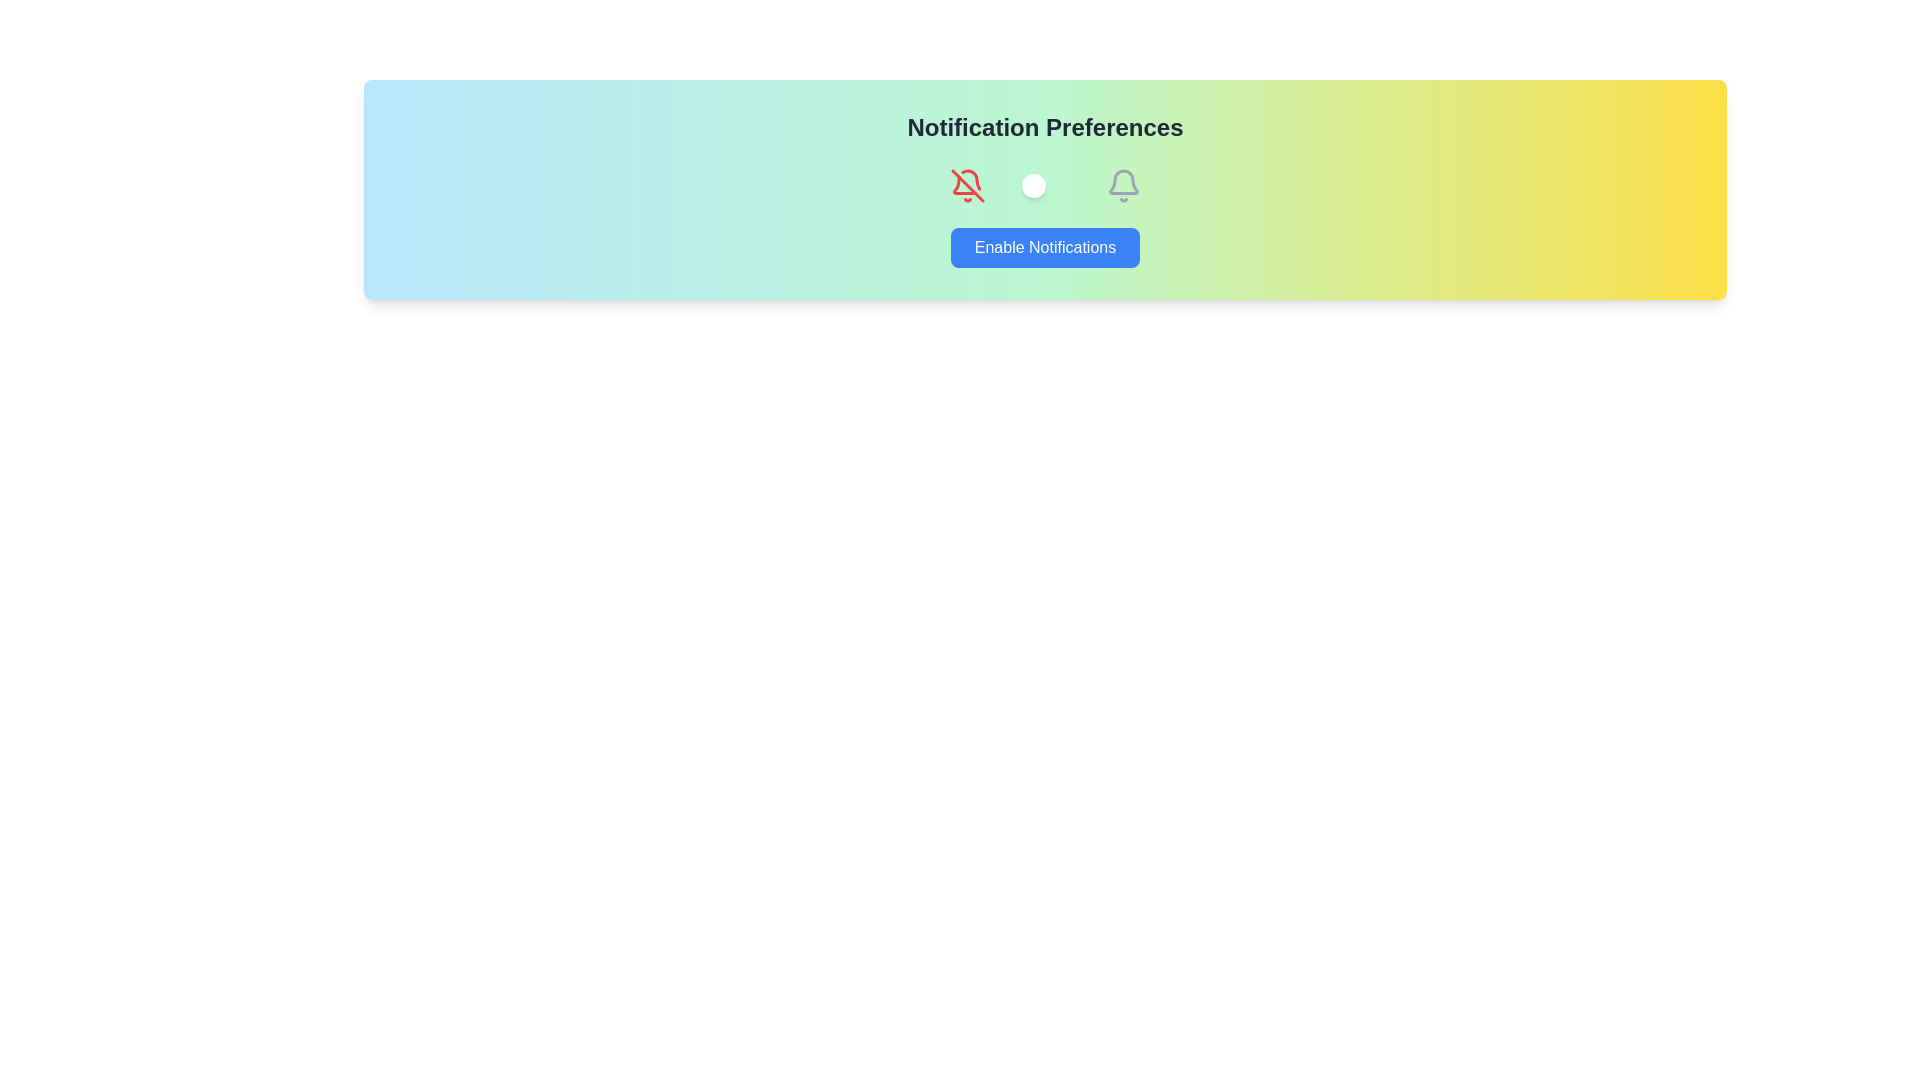 This screenshot has width=1920, height=1080. What do you see at coordinates (1044, 185) in the screenshot?
I see `the toggle switch to change its state` at bounding box center [1044, 185].